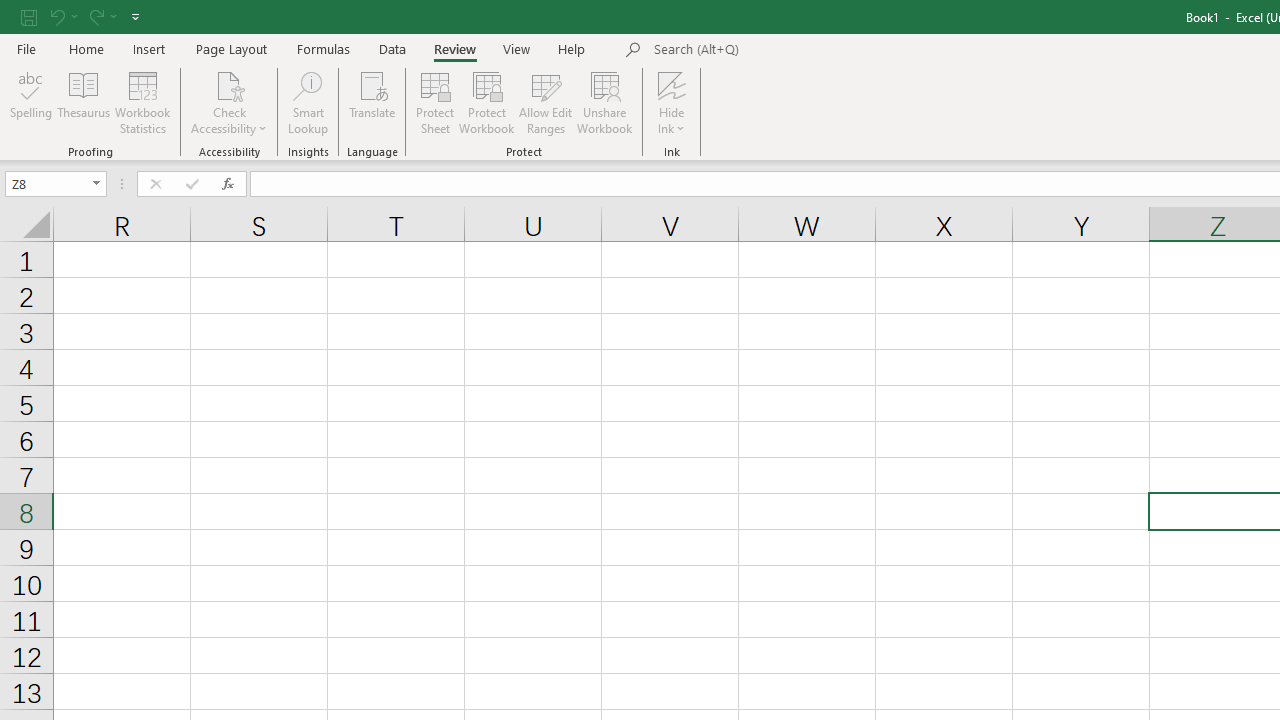 This screenshot has width=1280, height=720. I want to click on 'View', so click(517, 48).